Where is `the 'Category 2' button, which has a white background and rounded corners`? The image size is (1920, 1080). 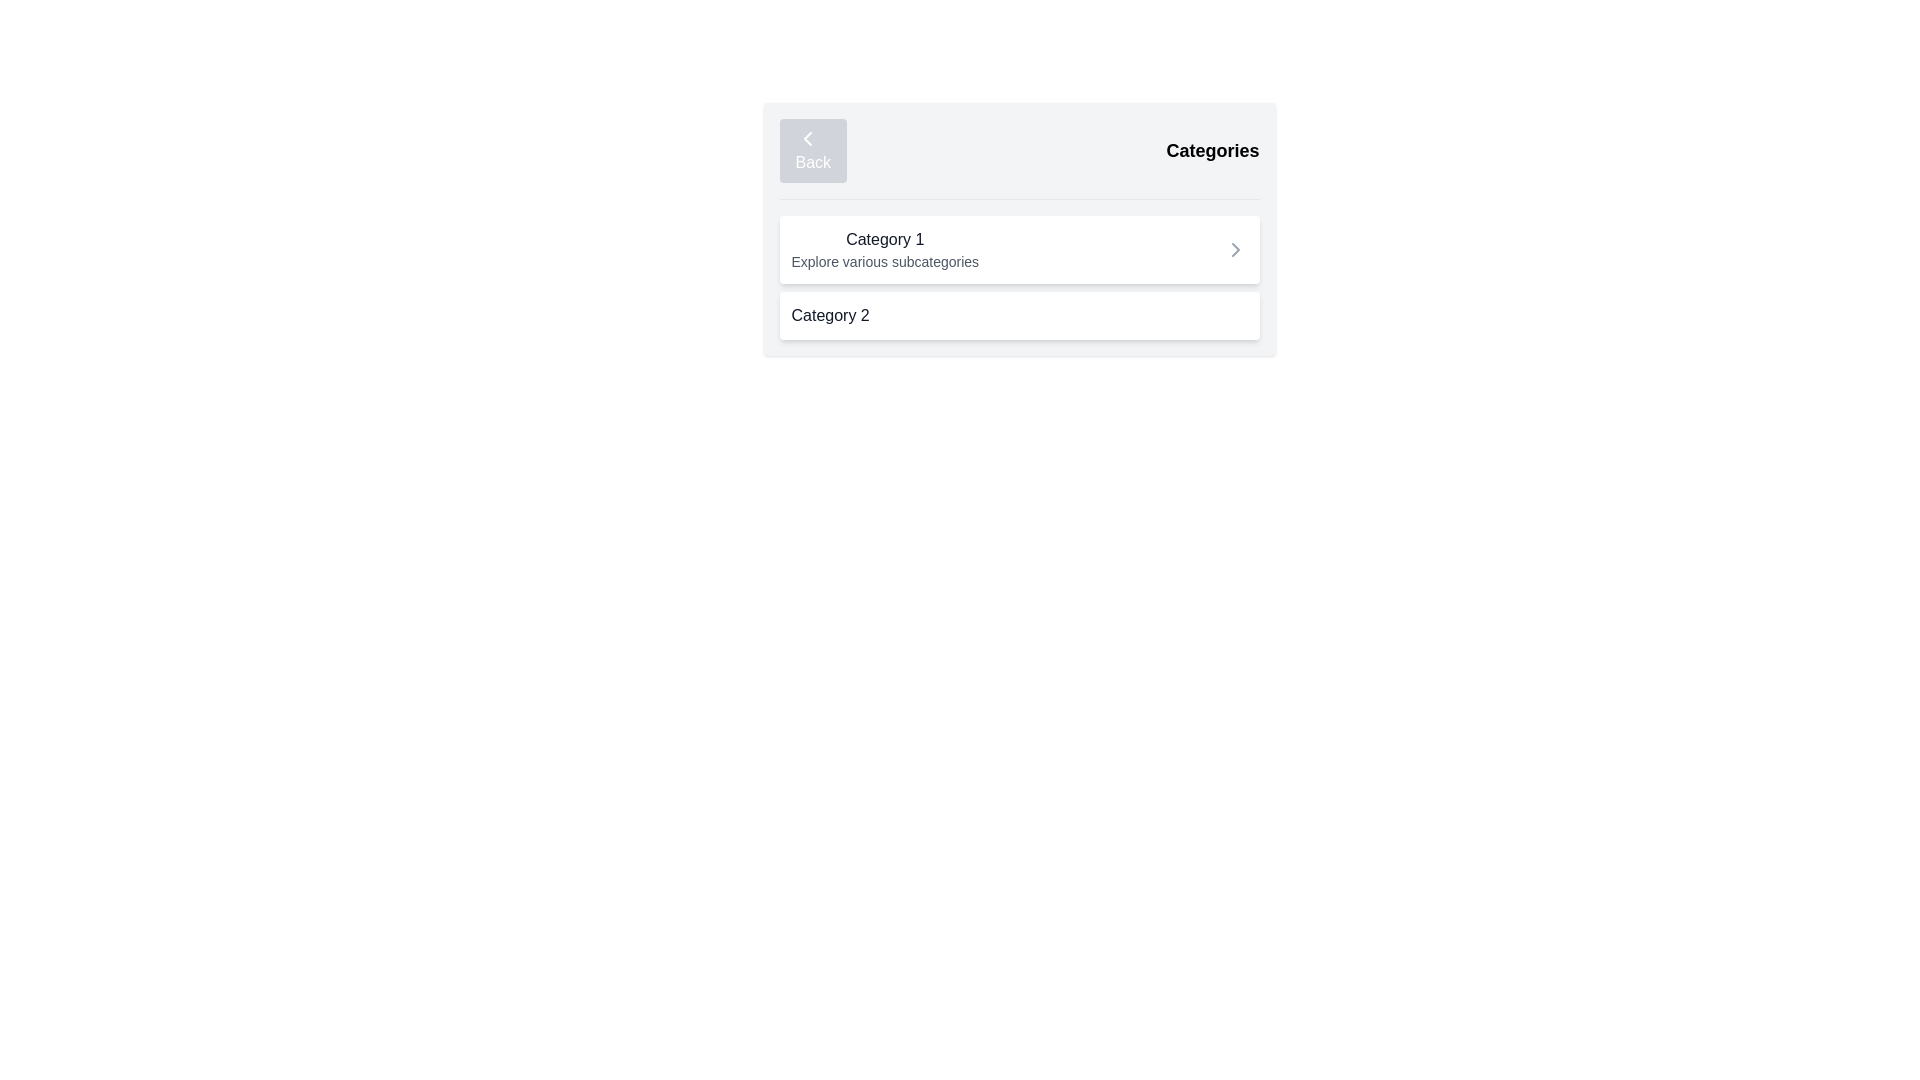 the 'Category 2' button, which has a white background and rounded corners is located at coordinates (1019, 315).